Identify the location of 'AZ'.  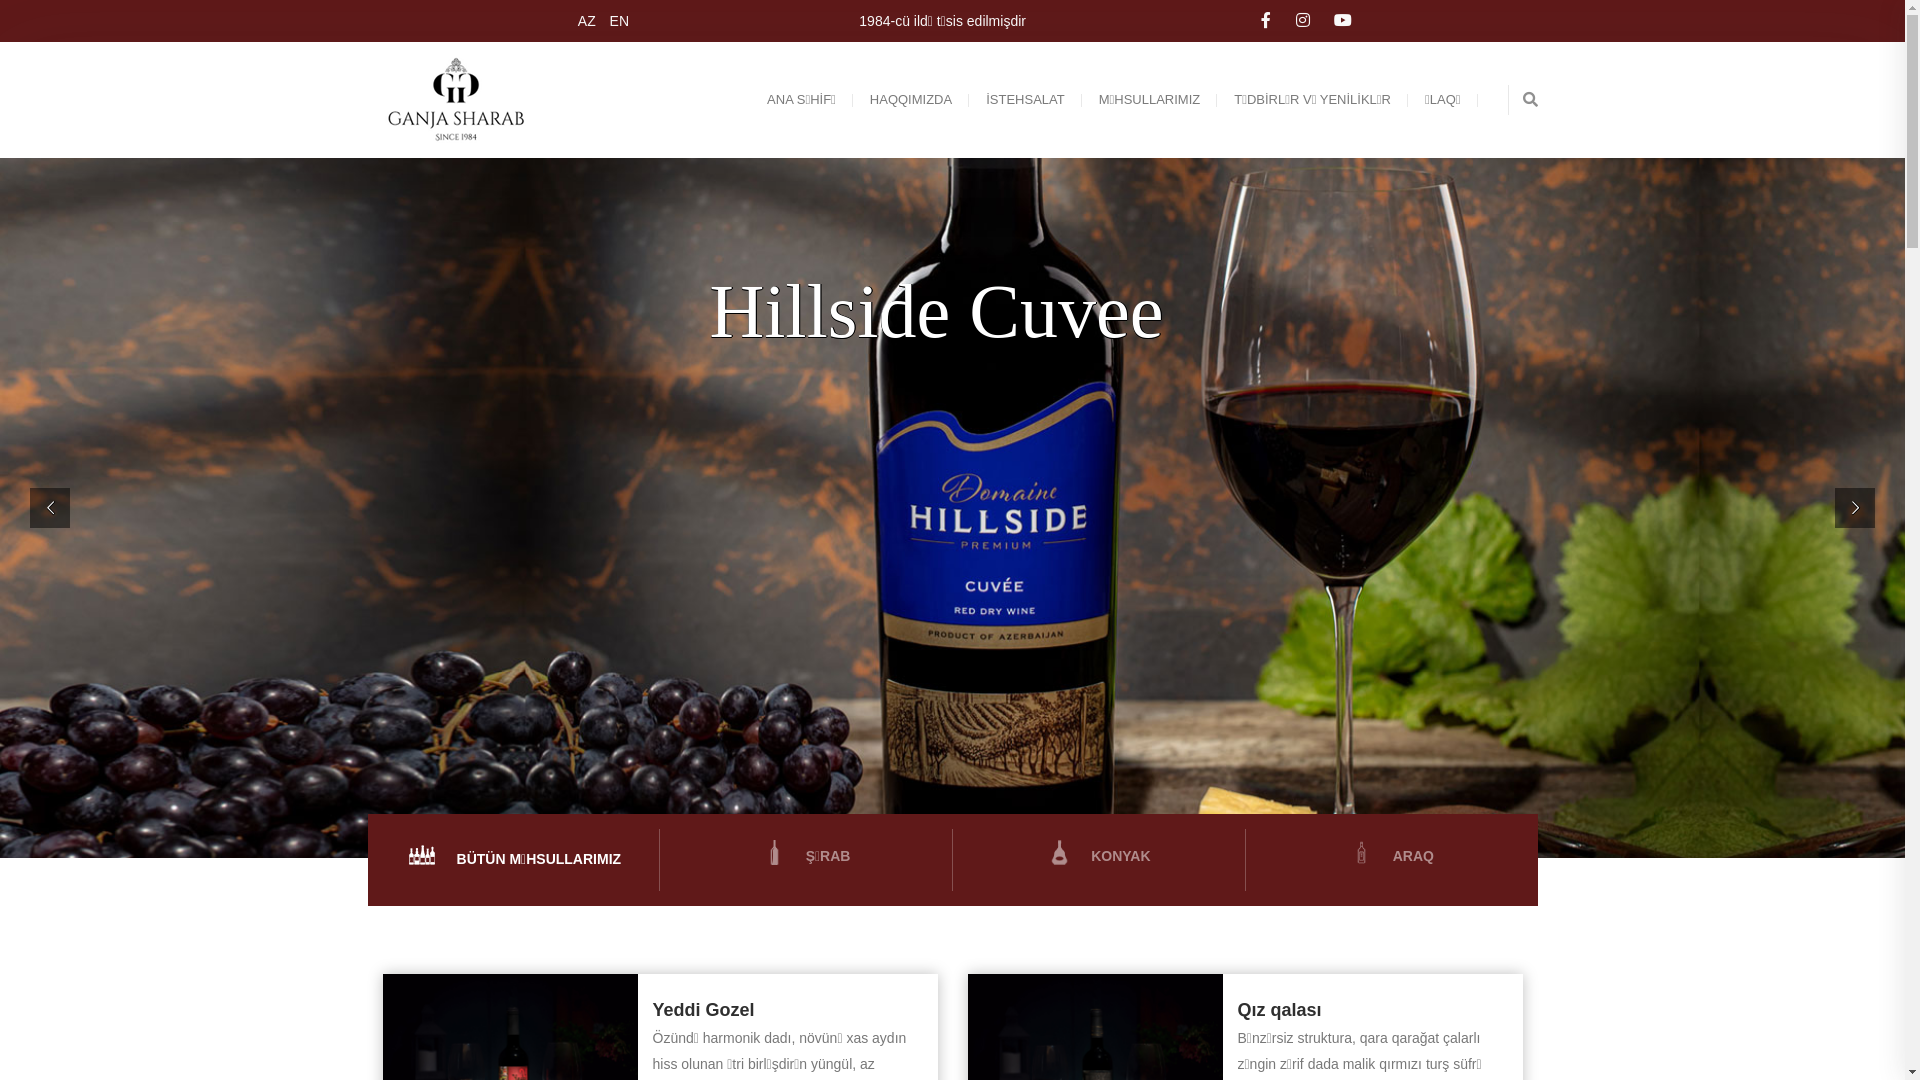
(583, 20).